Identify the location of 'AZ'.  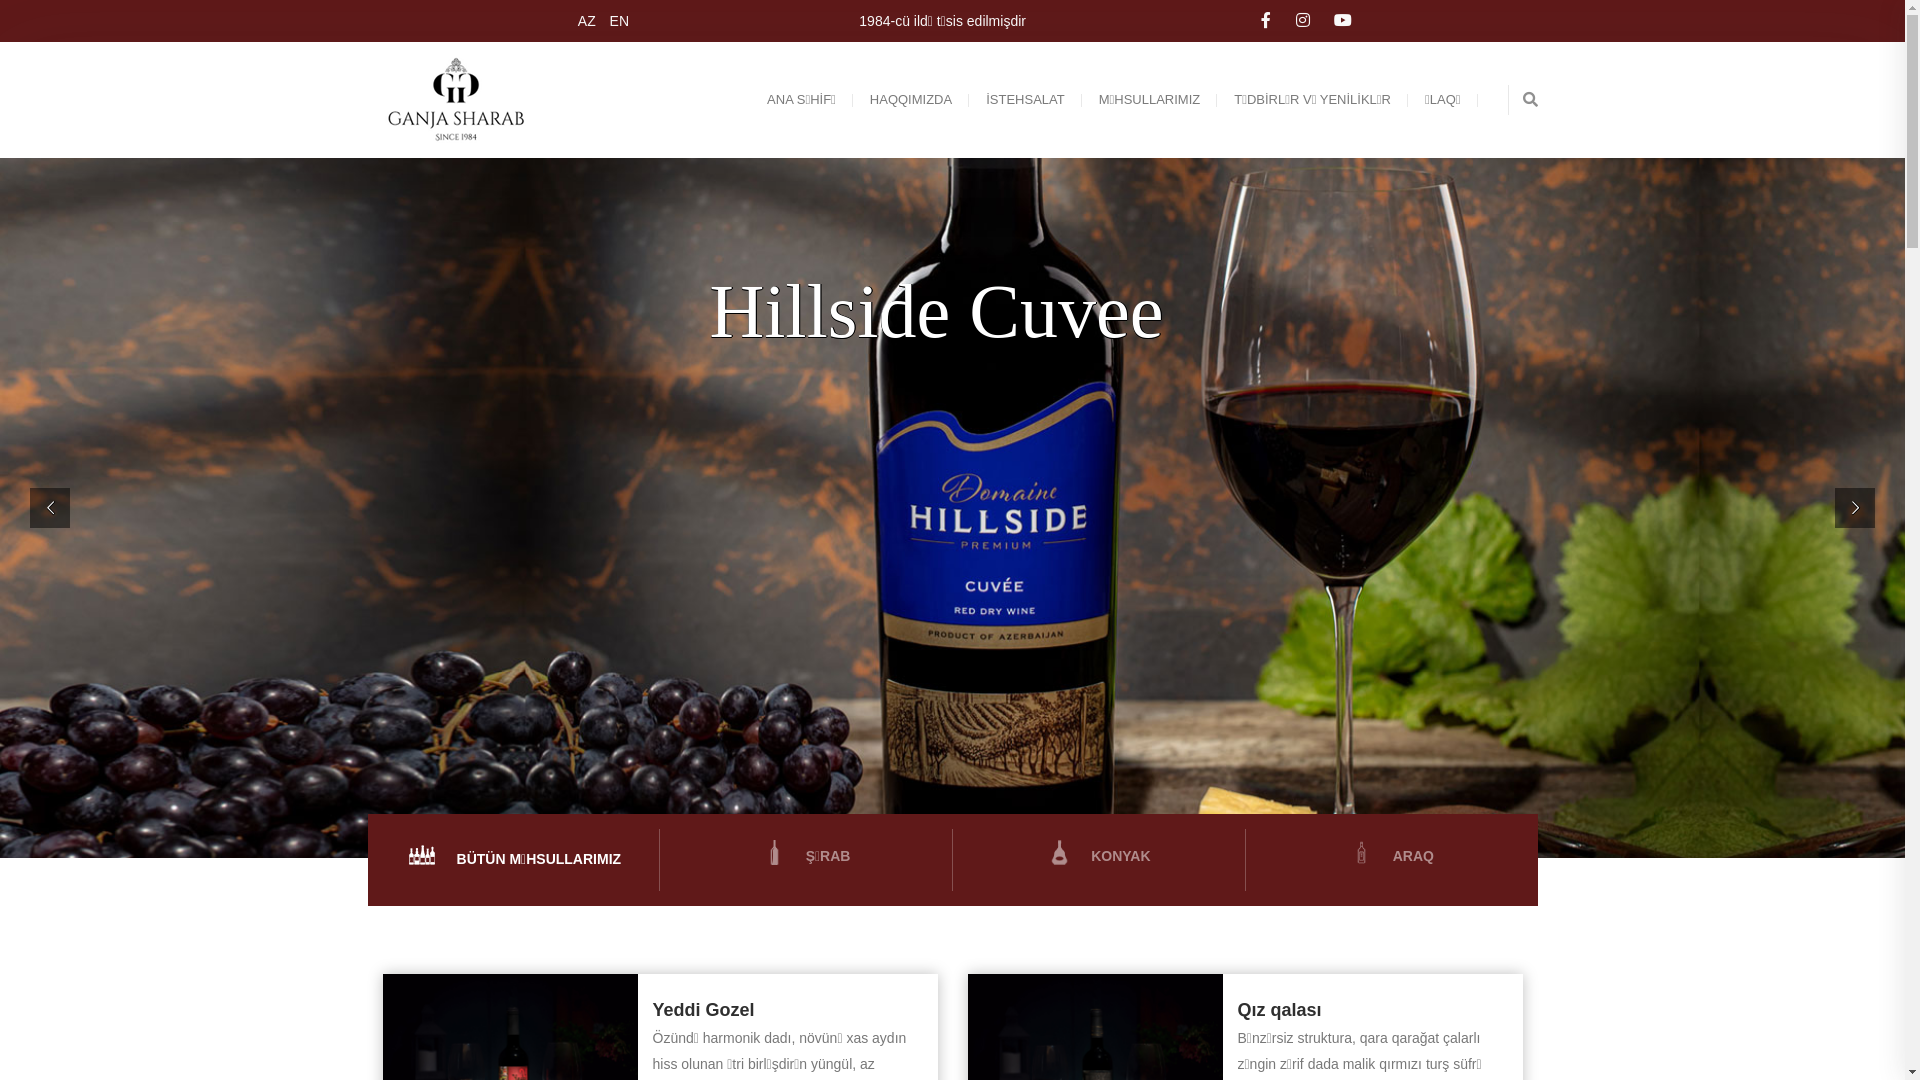
(583, 20).